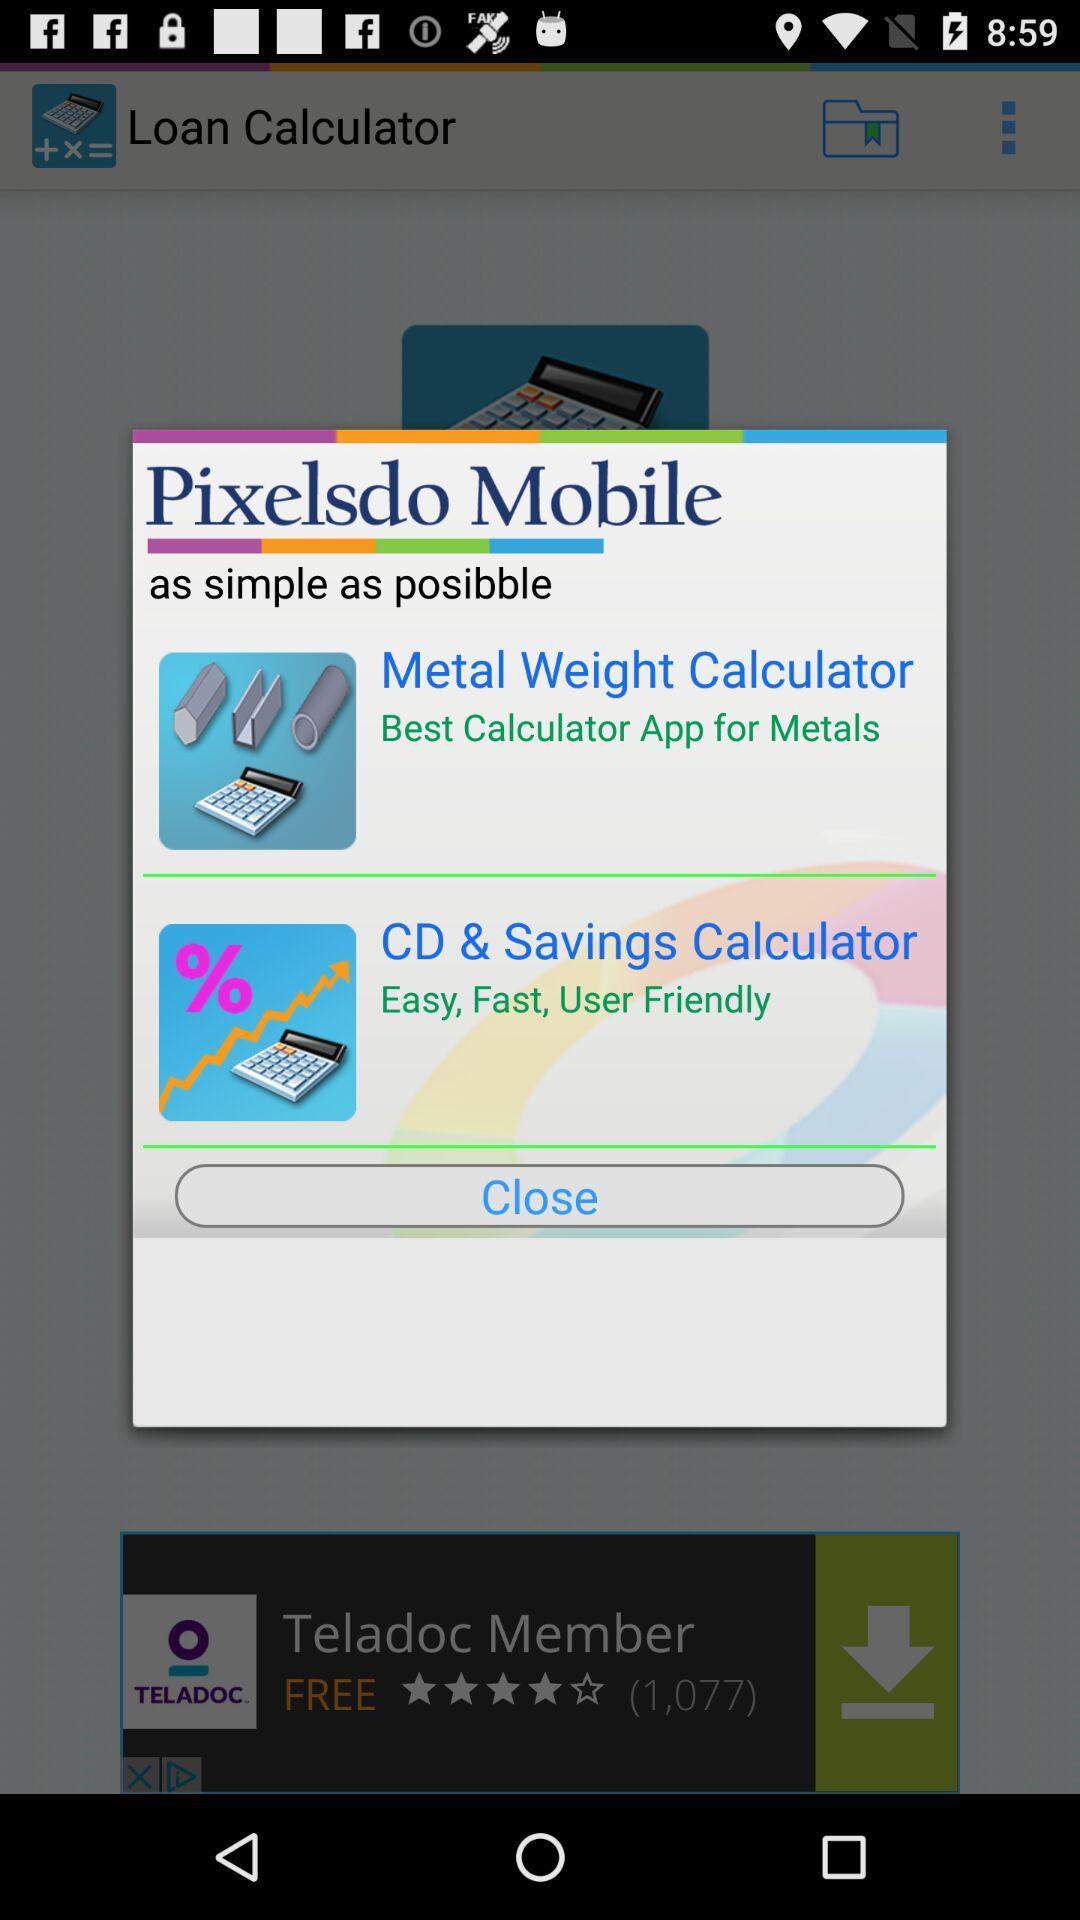  Describe the element at coordinates (538, 875) in the screenshot. I see `the item above the cd & savings calculator` at that location.